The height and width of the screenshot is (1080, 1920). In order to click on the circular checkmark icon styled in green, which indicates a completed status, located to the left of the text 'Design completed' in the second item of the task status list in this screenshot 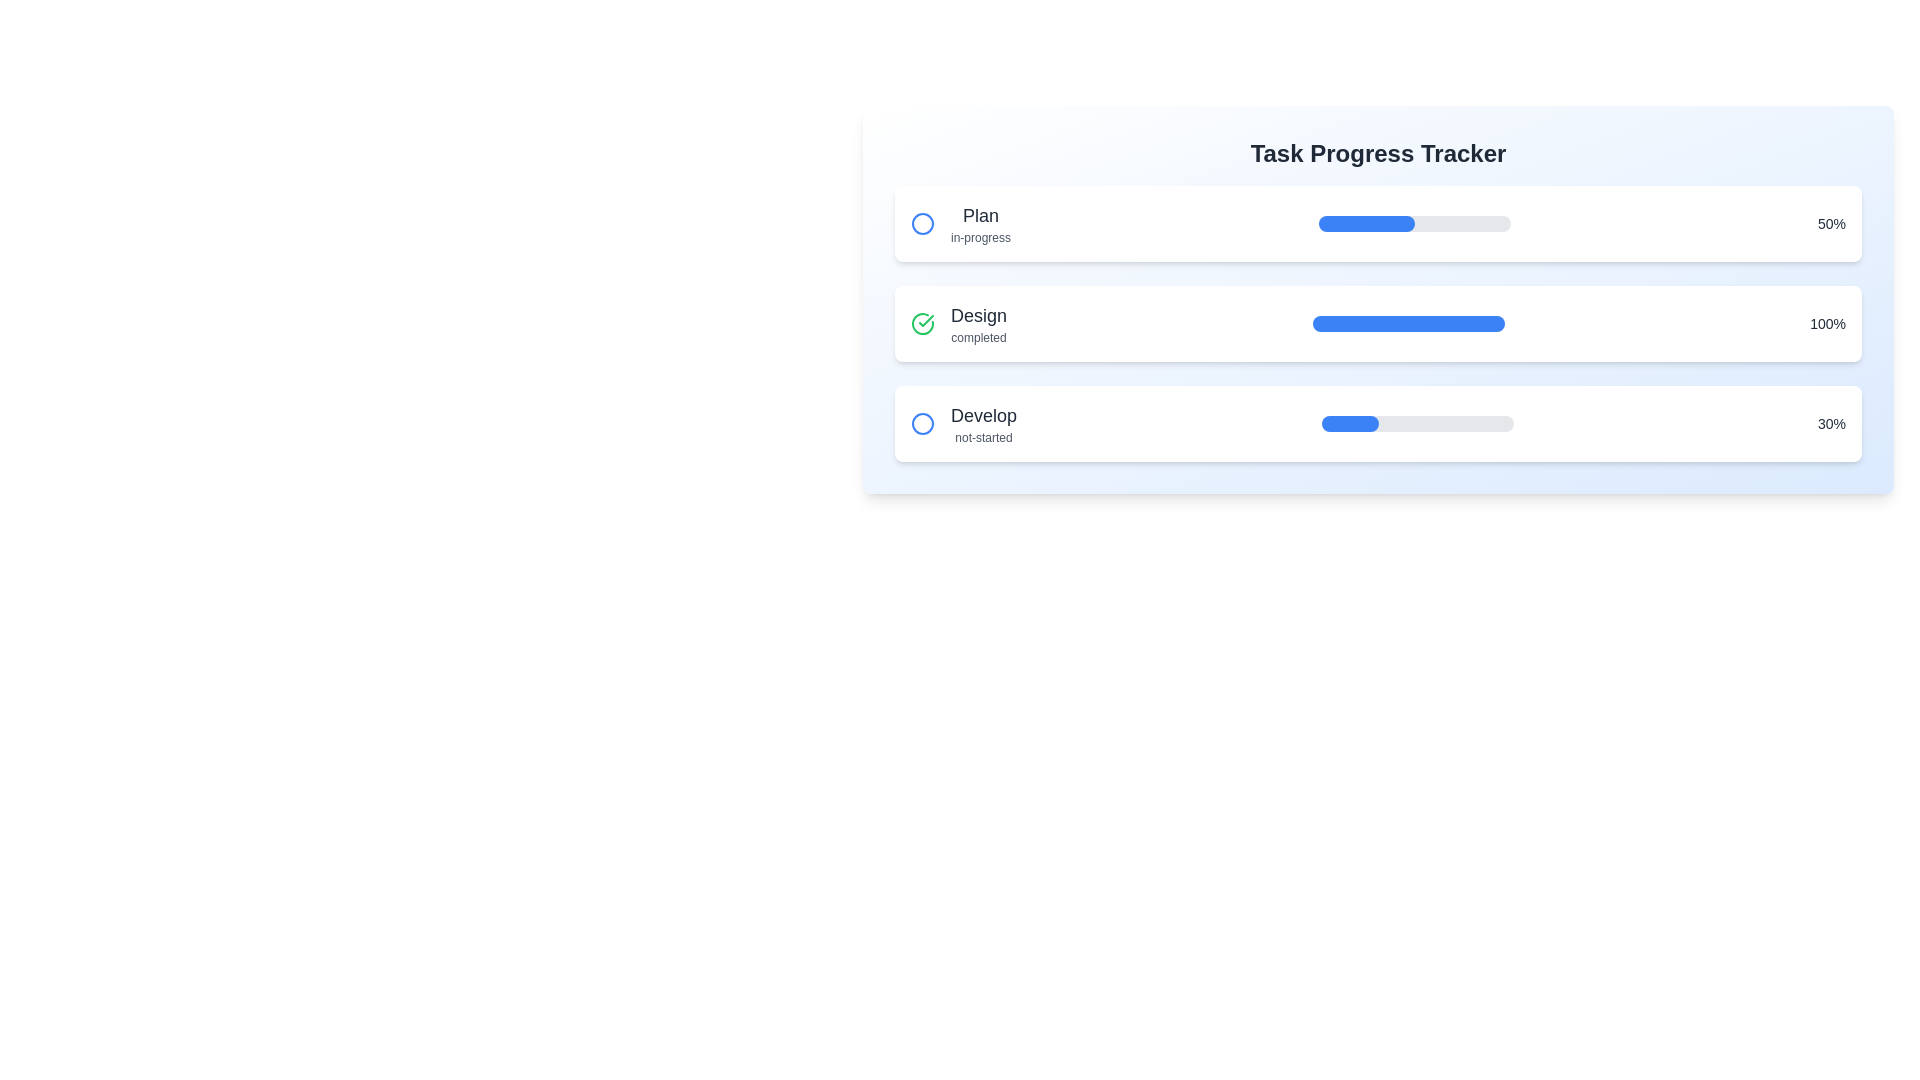, I will do `click(921, 323)`.